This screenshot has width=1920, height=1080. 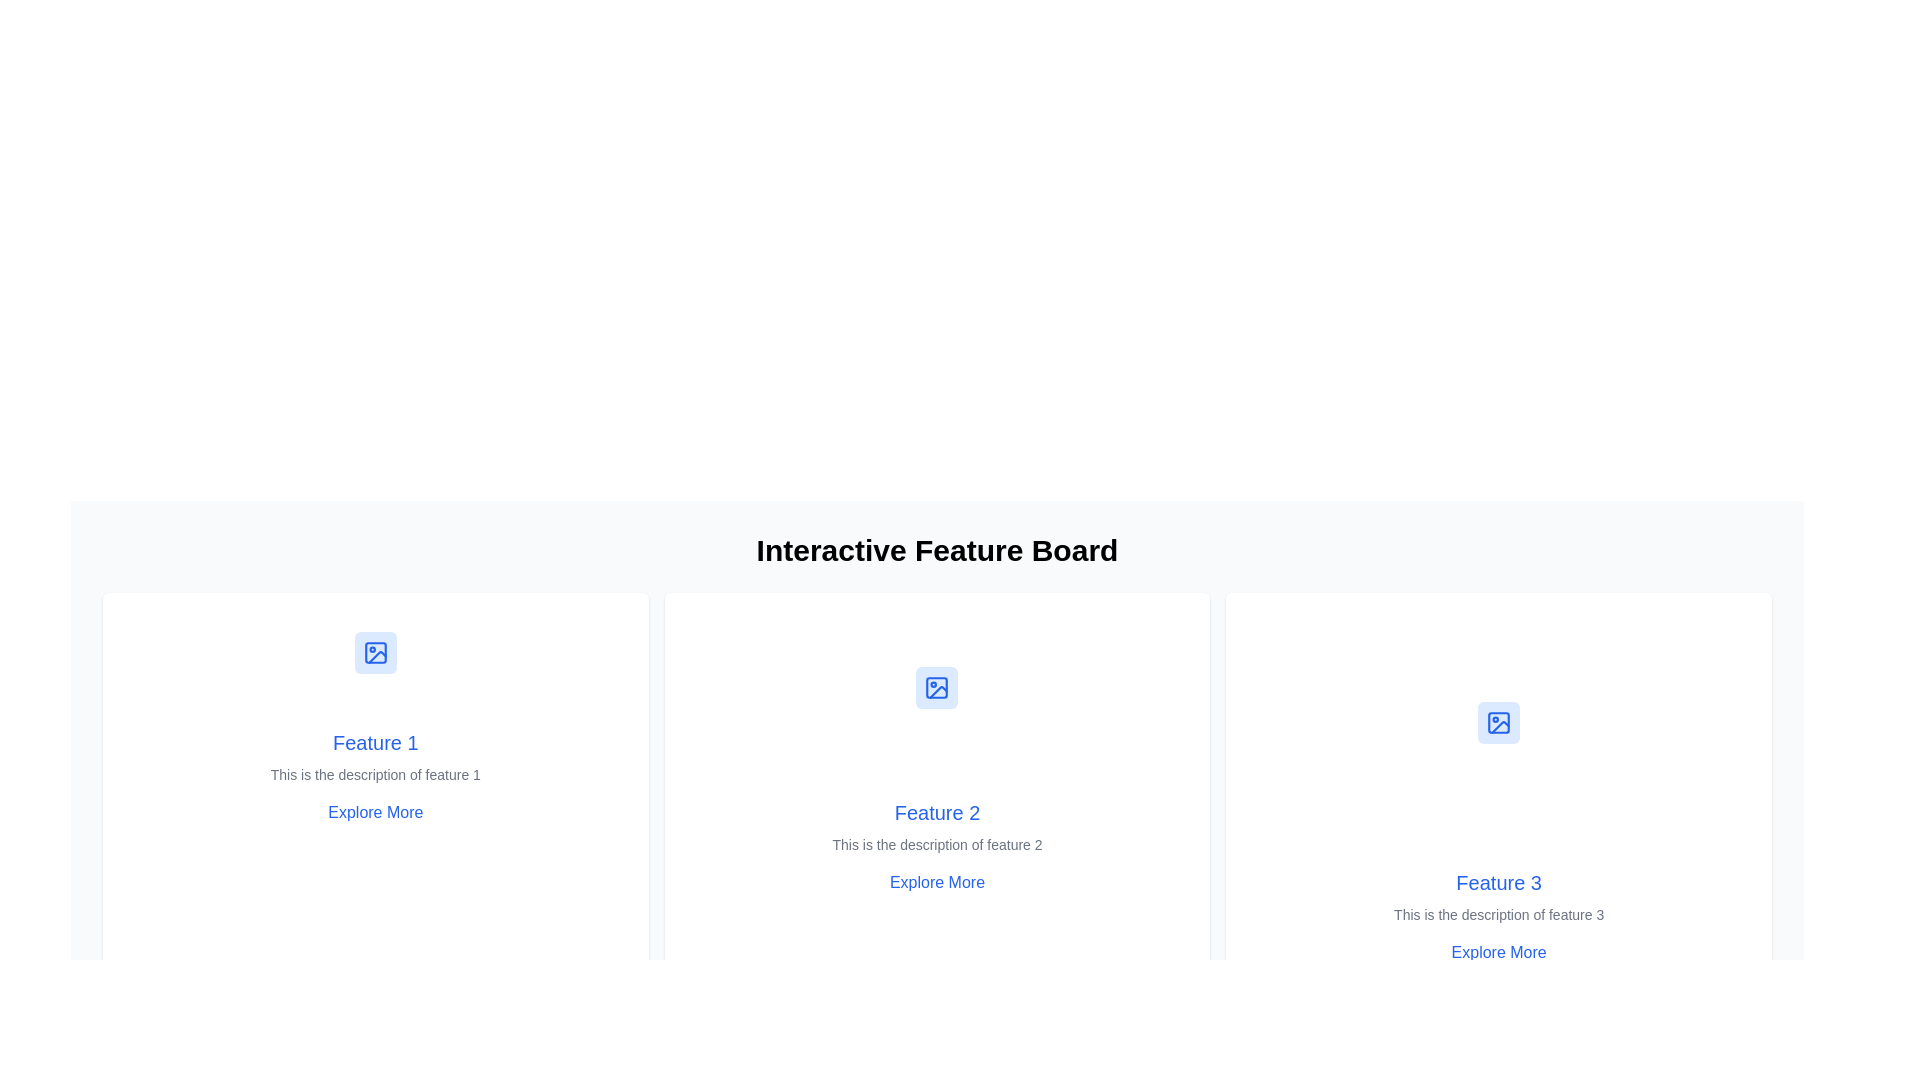 I want to click on the graphical shape within the icon that represents an image-related feature, which is centered above the text 'Feature 3', so click(x=1499, y=722).